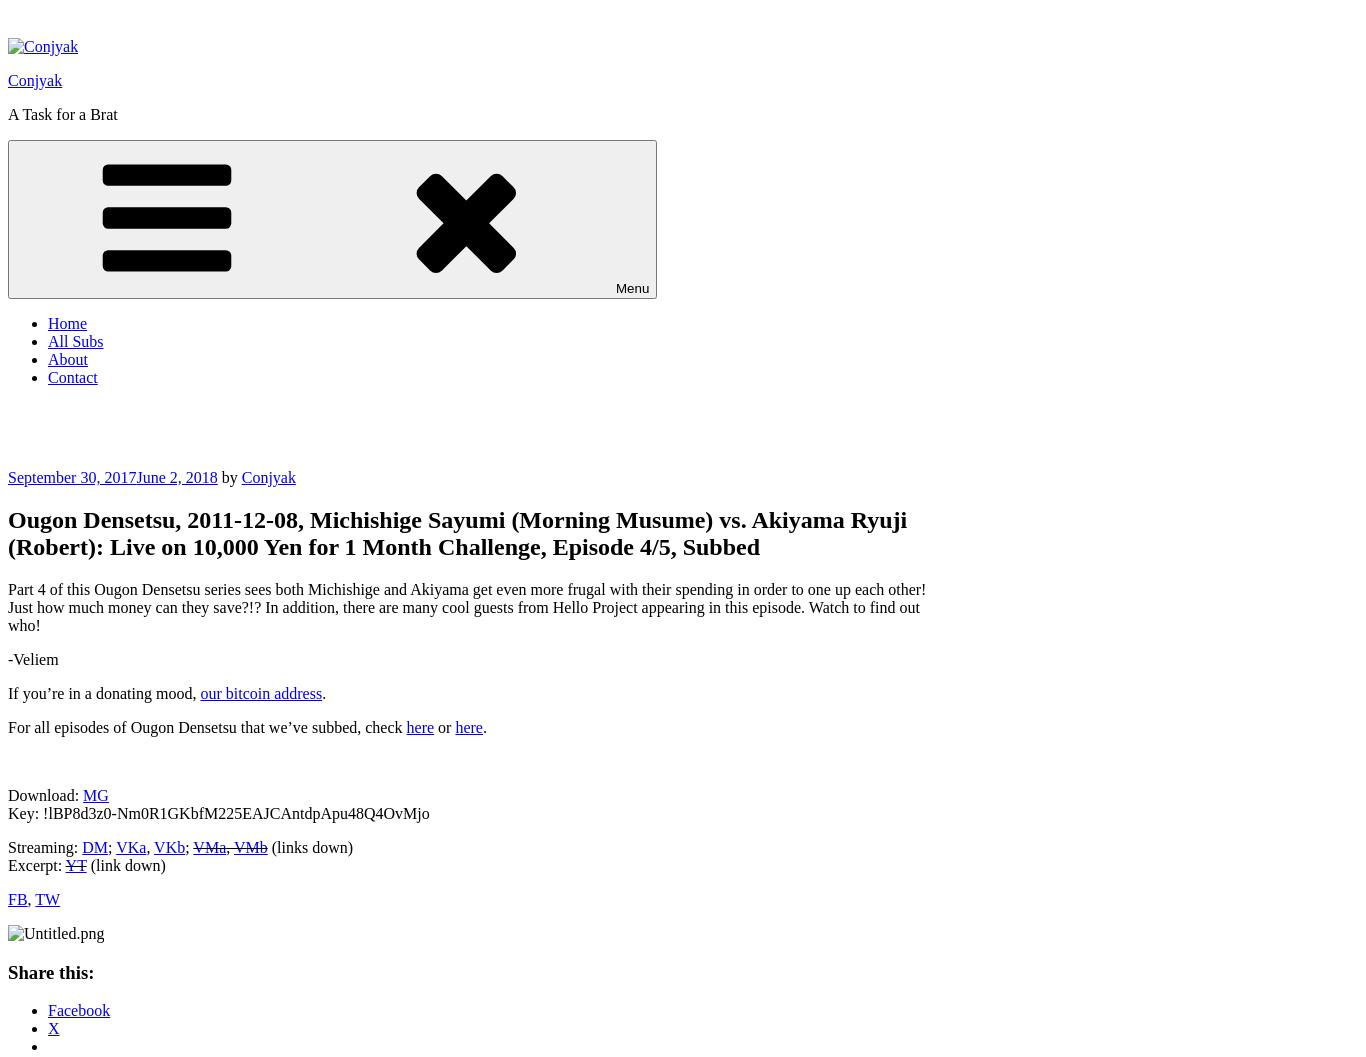 The image size is (1366, 1057). What do you see at coordinates (75, 863) in the screenshot?
I see `'YT'` at bounding box center [75, 863].